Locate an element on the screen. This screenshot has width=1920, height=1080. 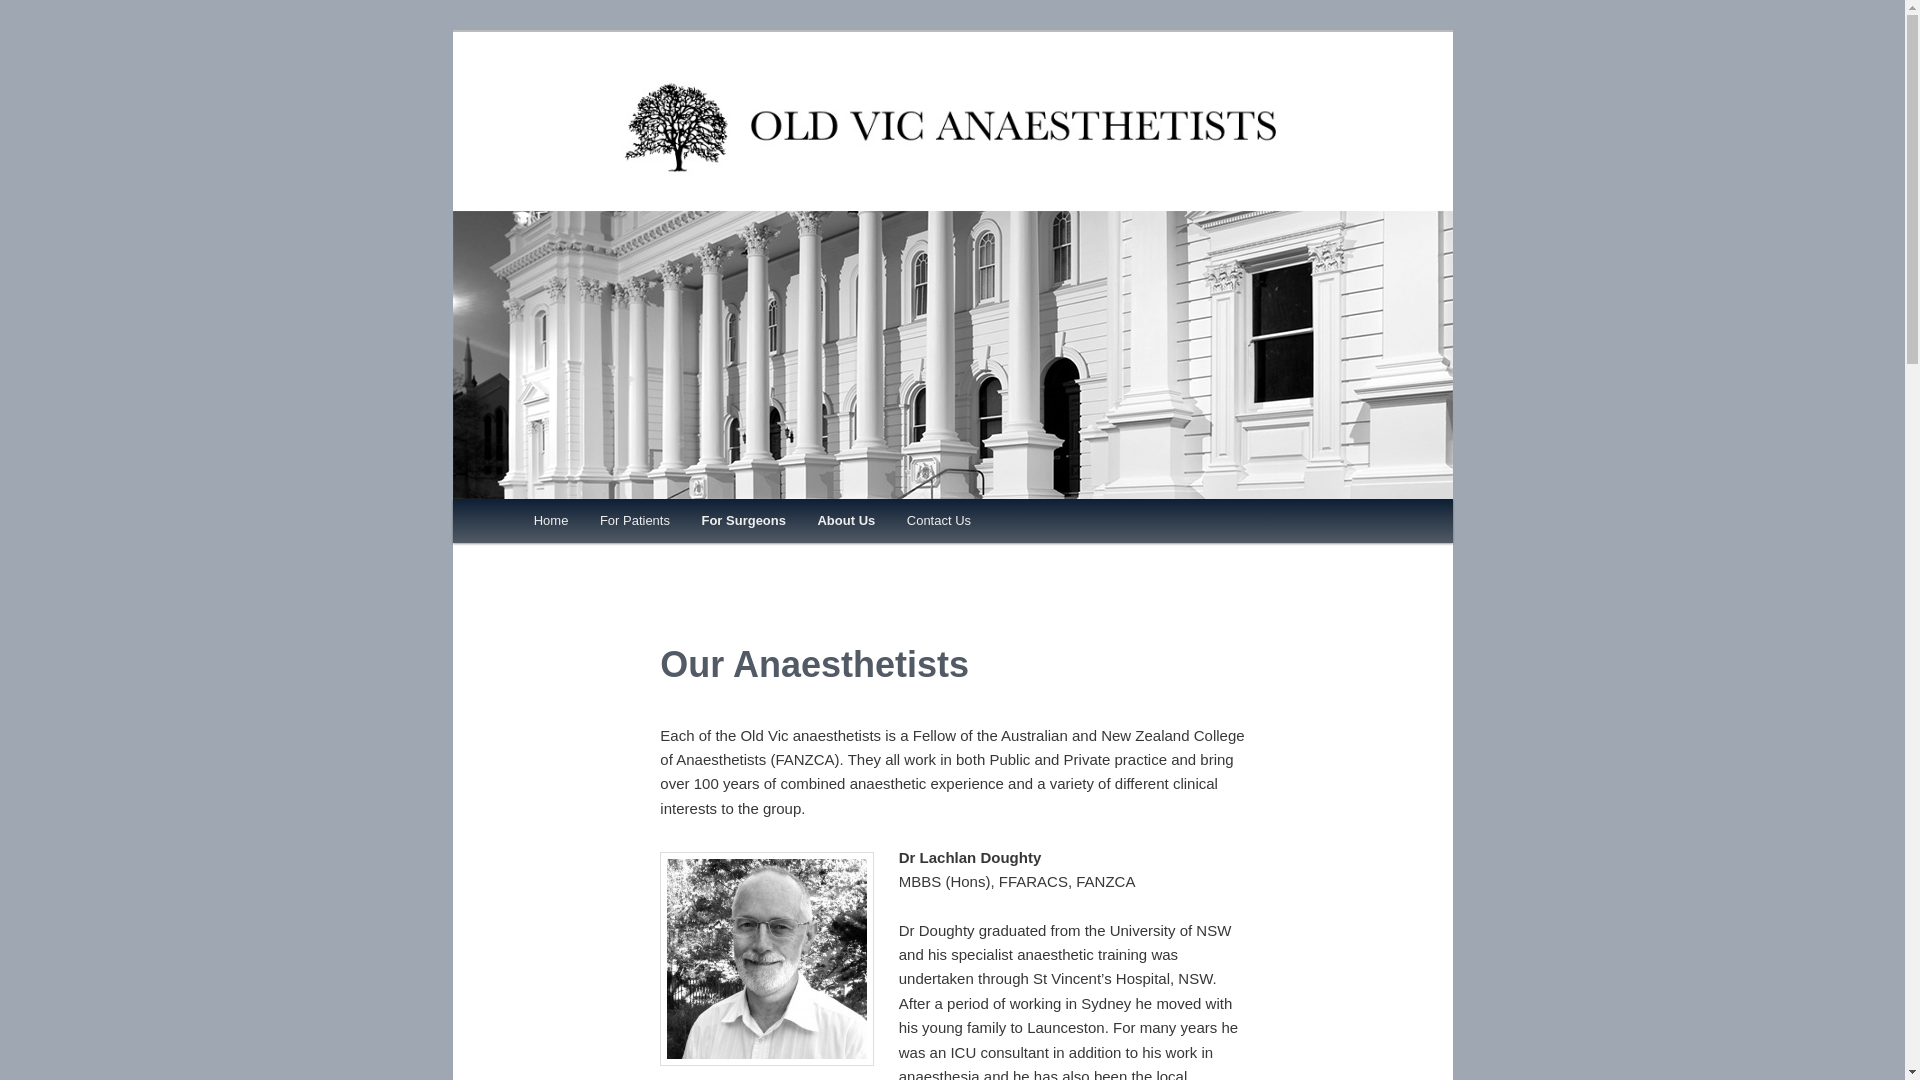
'About Us' is located at coordinates (801, 519).